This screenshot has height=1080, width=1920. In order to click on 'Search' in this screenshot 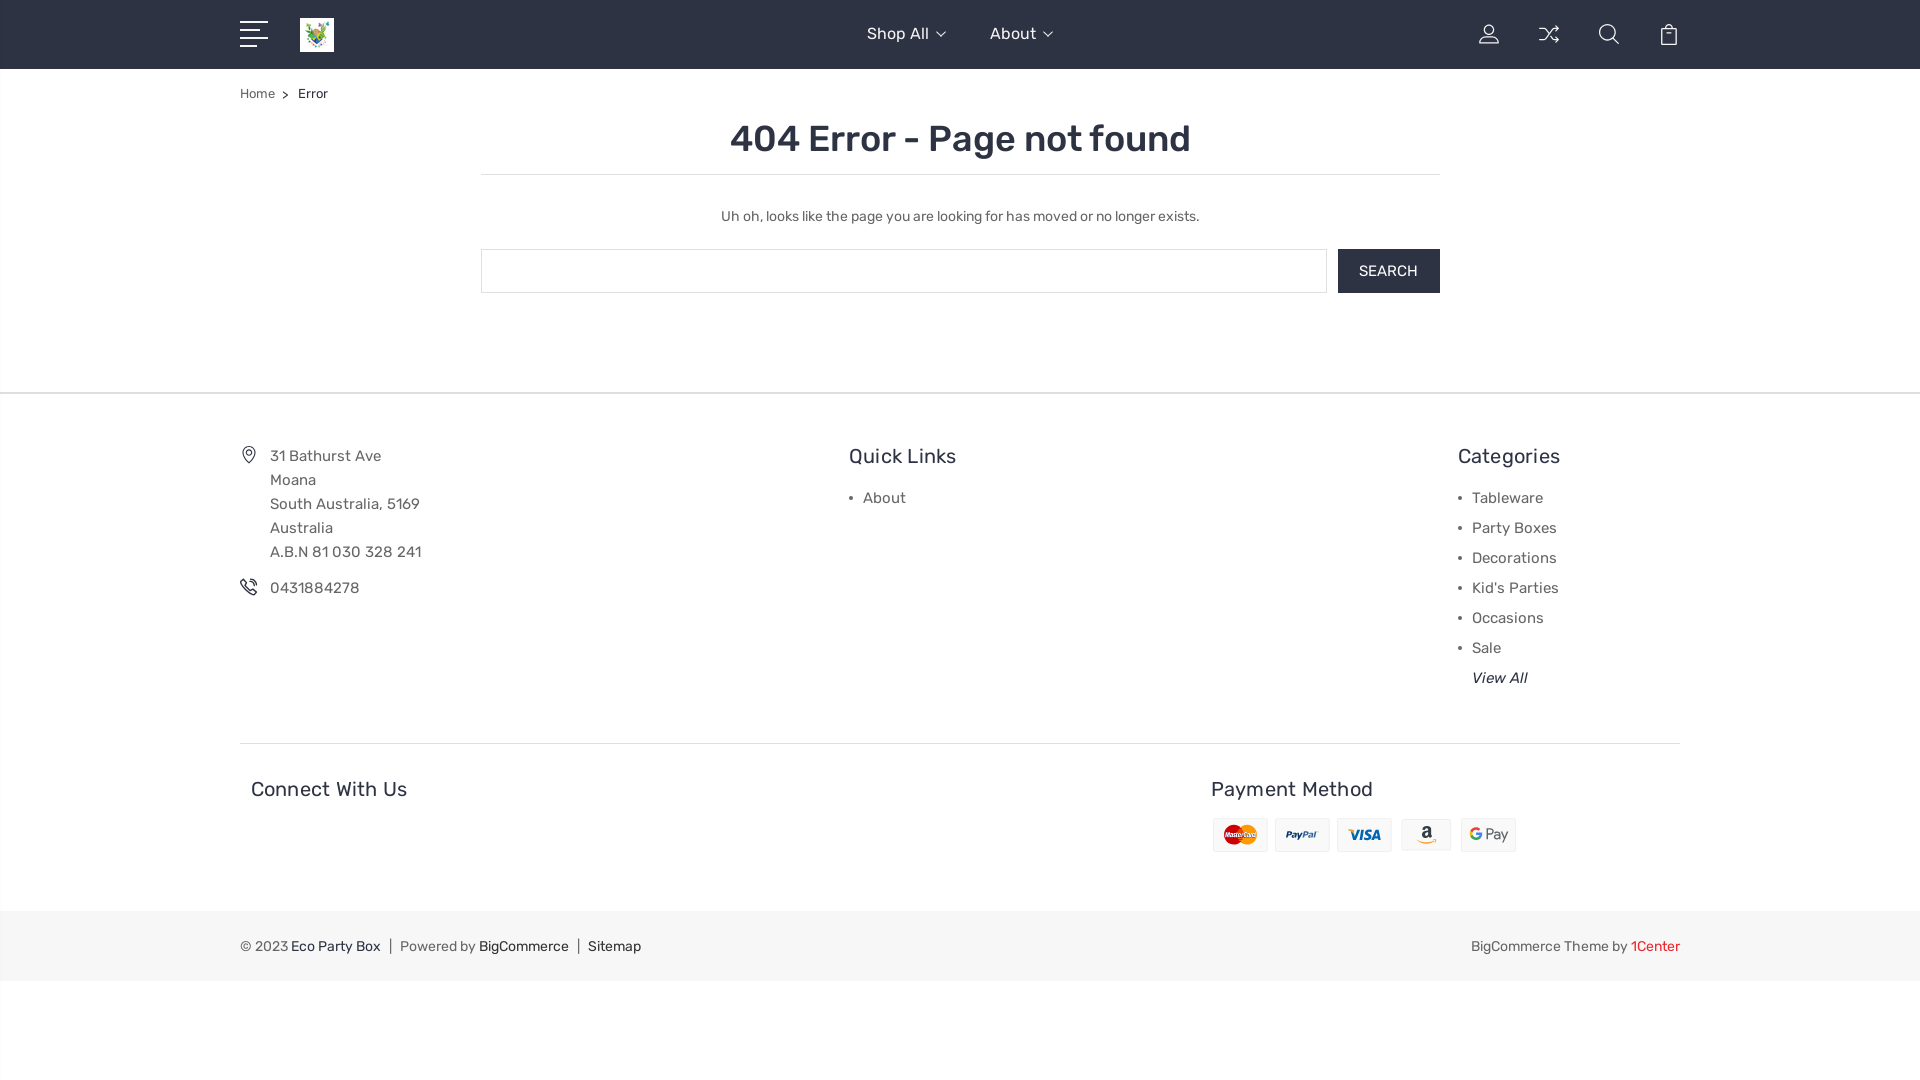, I will do `click(1387, 270)`.